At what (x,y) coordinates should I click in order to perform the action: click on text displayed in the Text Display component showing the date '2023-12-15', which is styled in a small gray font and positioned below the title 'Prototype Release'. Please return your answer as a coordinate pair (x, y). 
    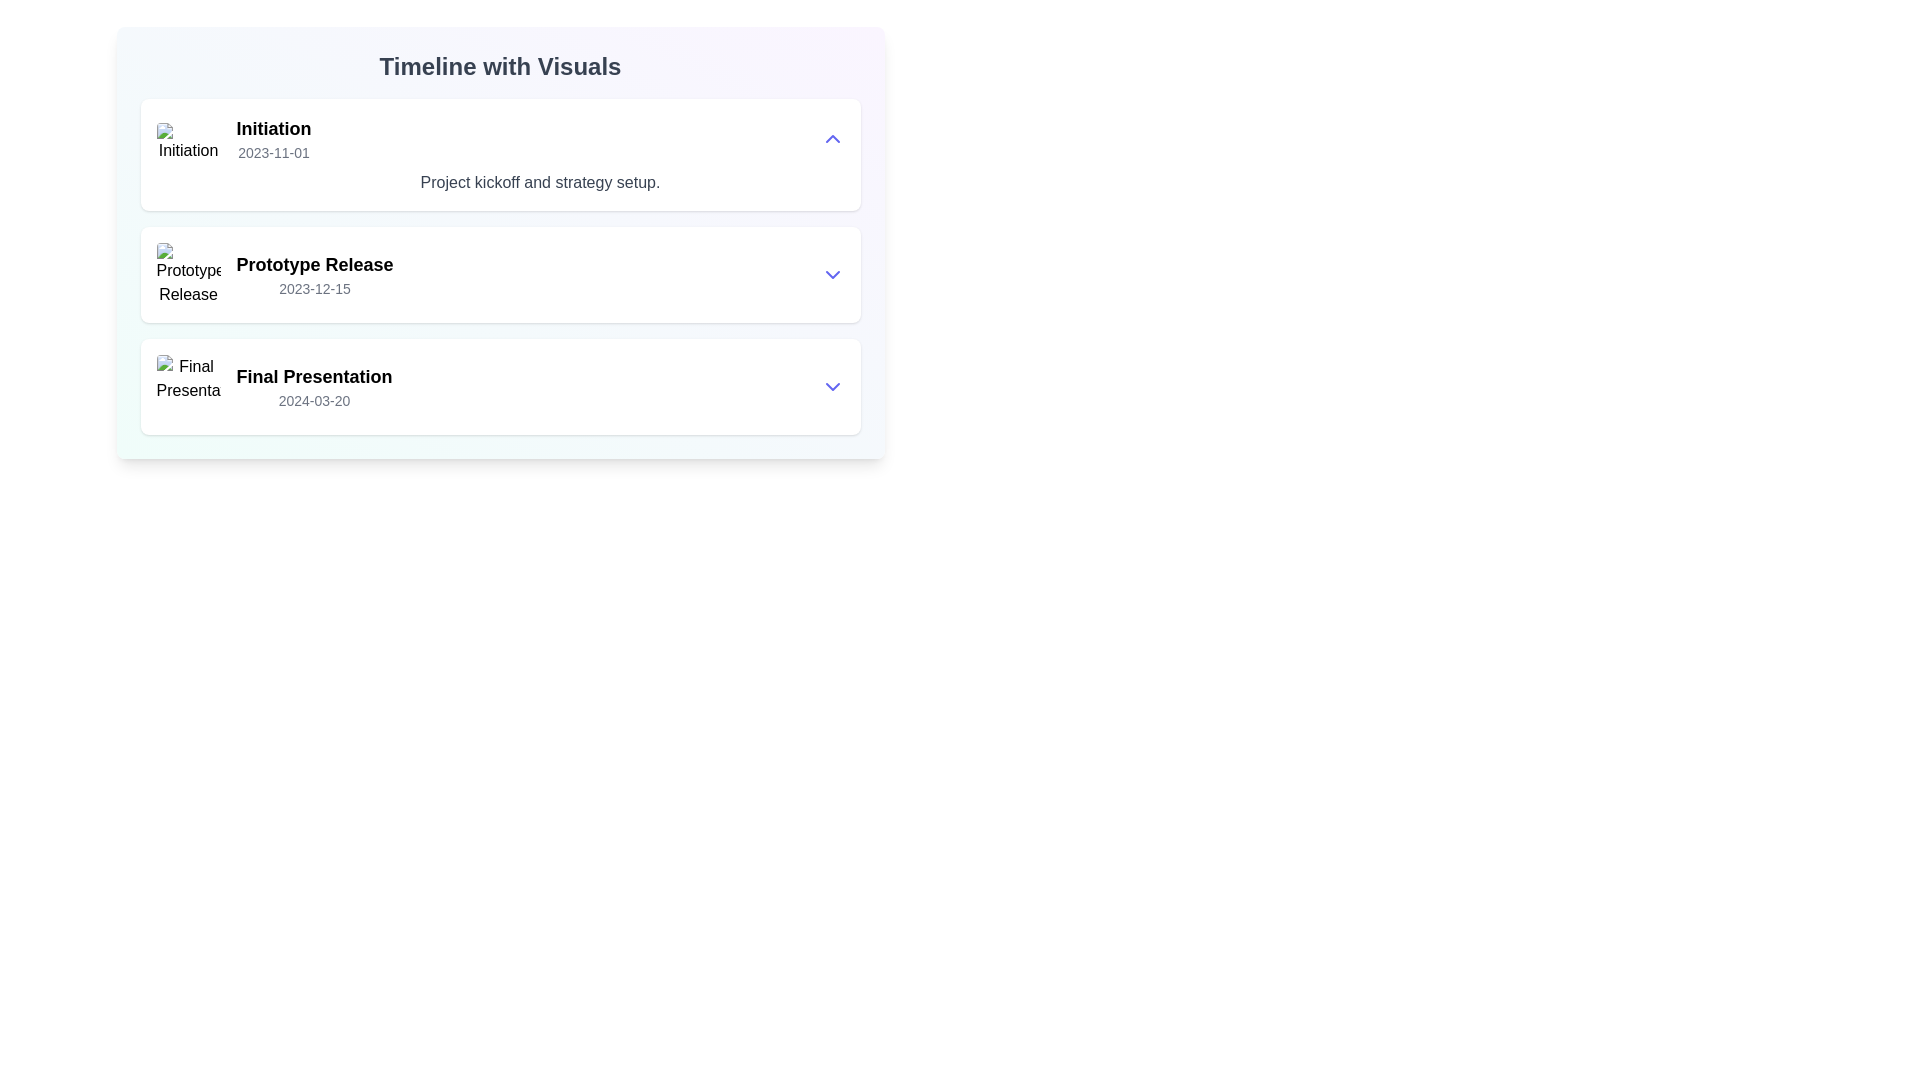
    Looking at the image, I should click on (314, 289).